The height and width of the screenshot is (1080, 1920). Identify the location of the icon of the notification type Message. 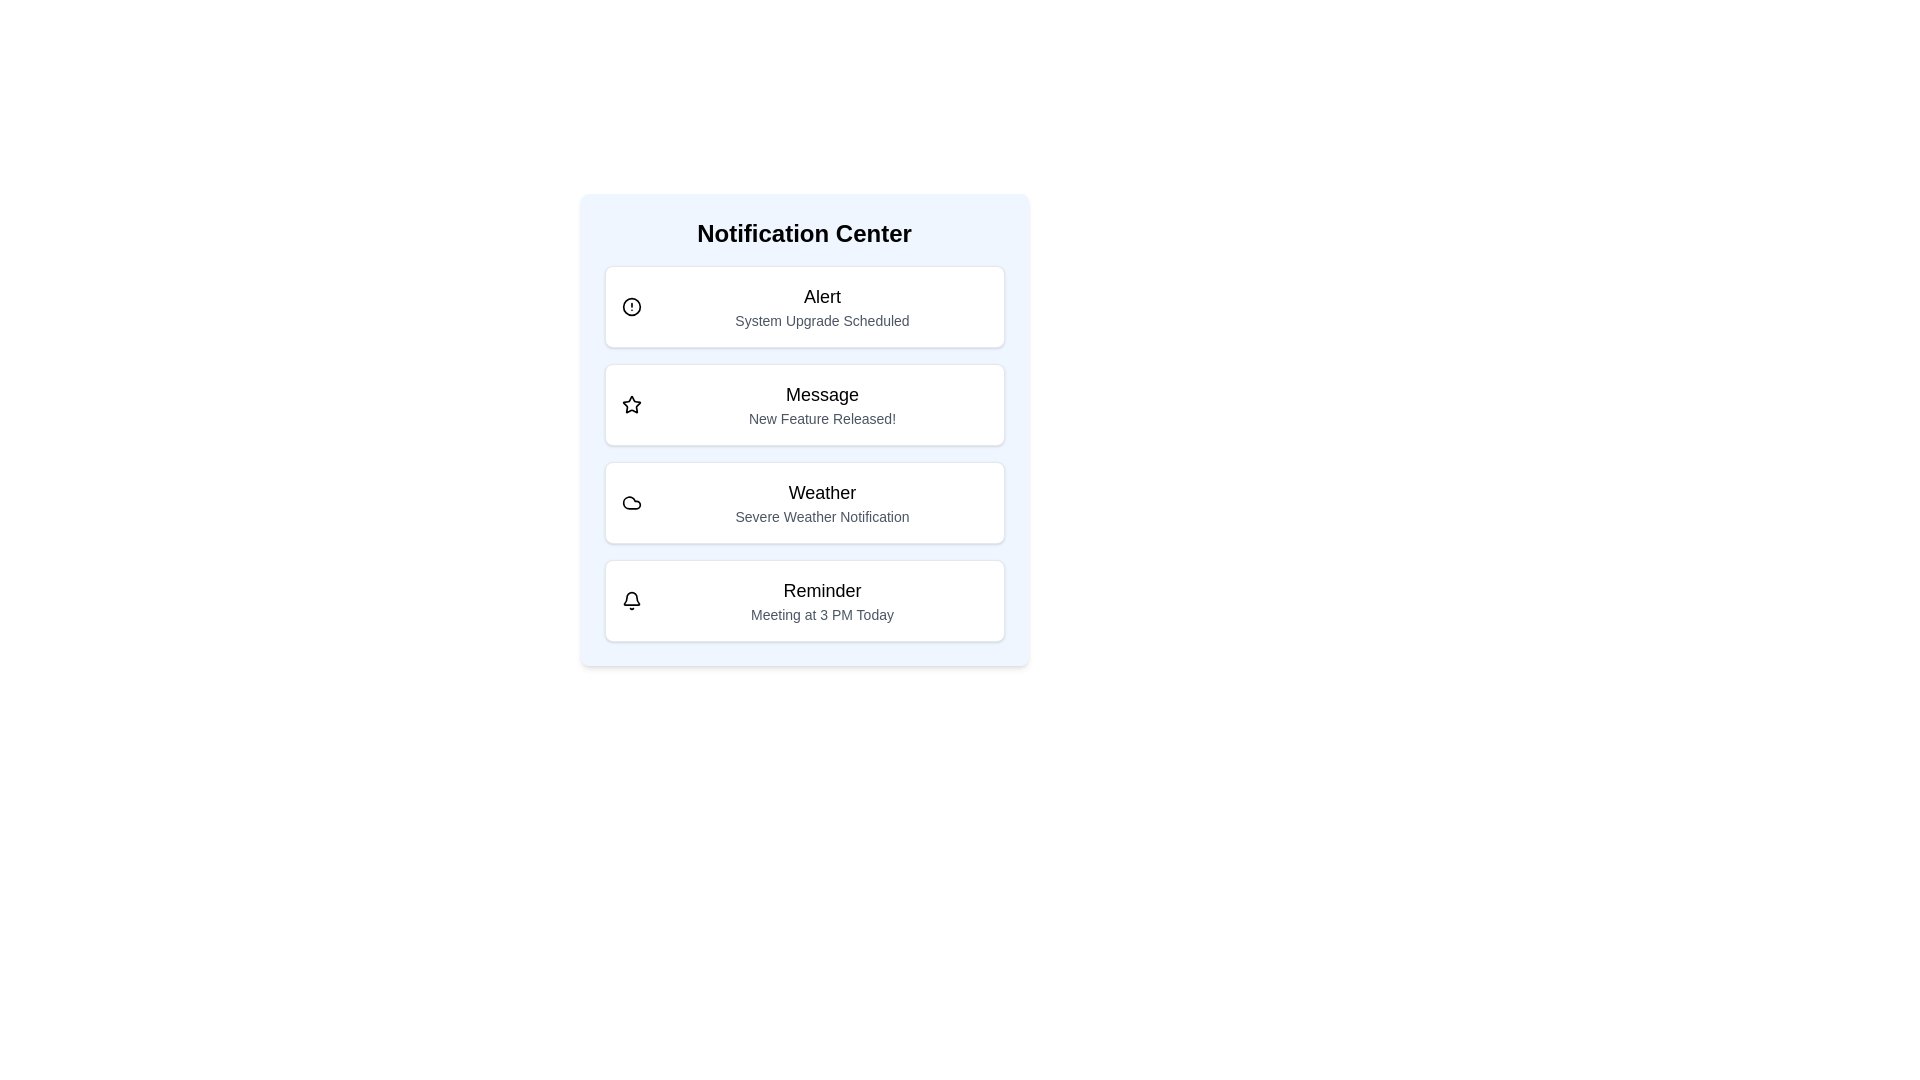
(630, 405).